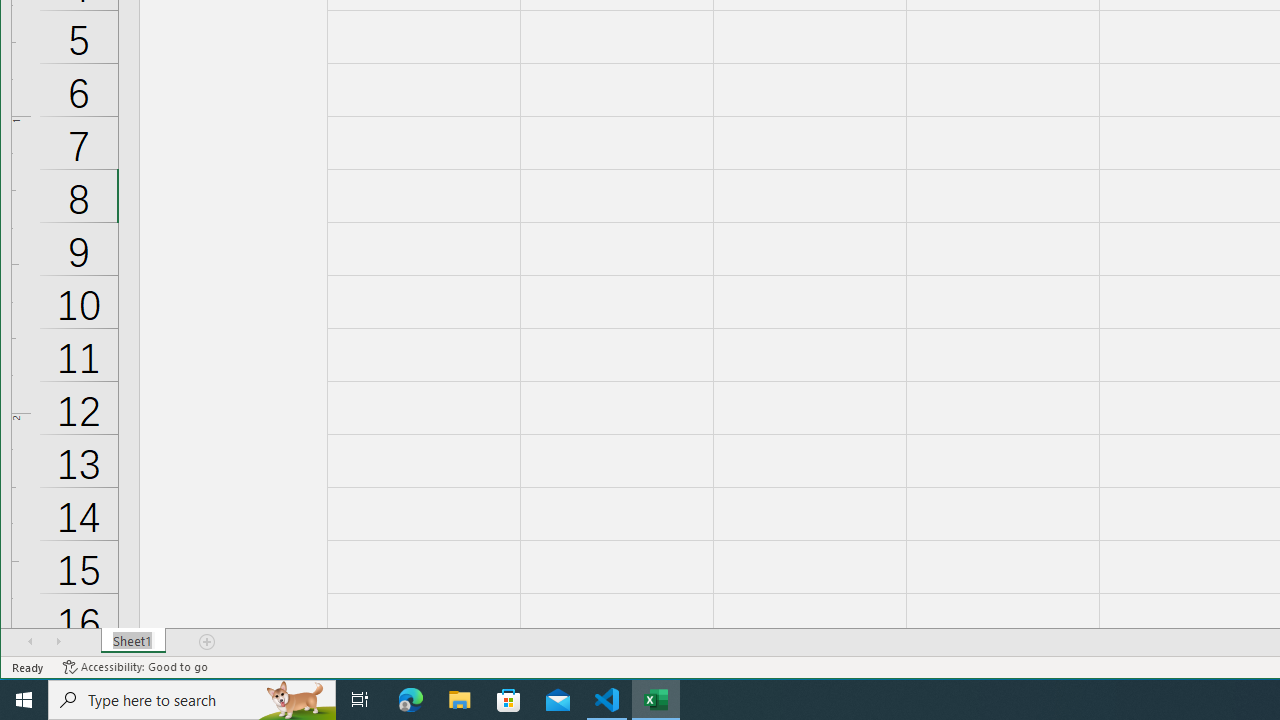  Describe the element at coordinates (410, 698) in the screenshot. I see `'Microsoft Edge'` at that location.